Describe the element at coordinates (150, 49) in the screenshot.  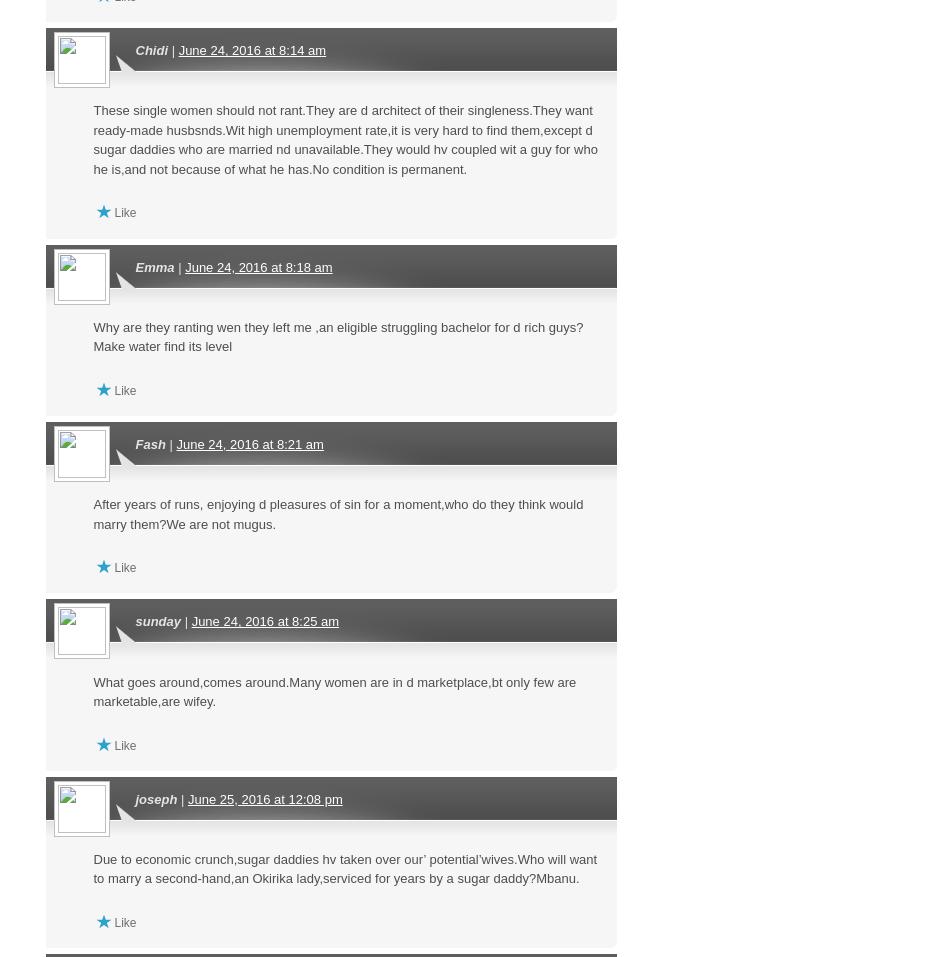
I see `'Chidi'` at that location.